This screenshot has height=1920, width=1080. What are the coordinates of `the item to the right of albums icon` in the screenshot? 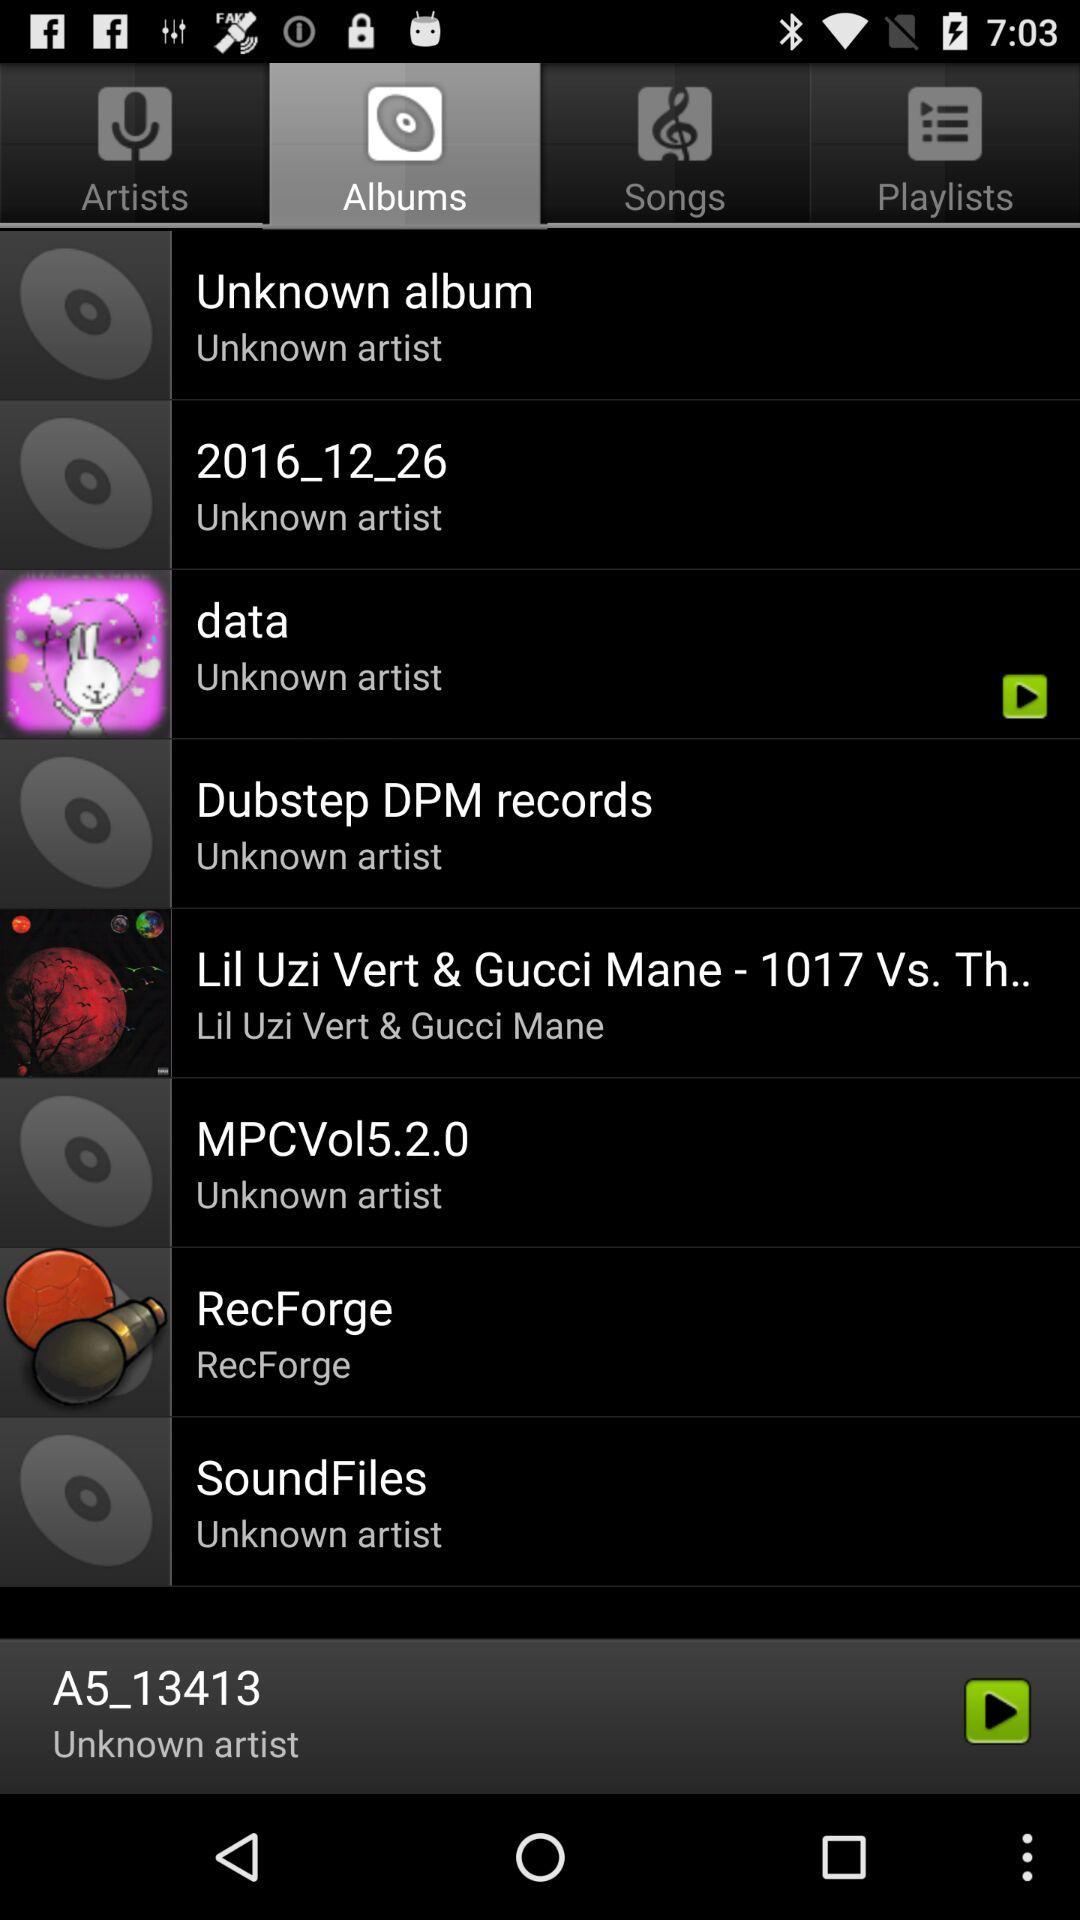 It's located at (941, 146).